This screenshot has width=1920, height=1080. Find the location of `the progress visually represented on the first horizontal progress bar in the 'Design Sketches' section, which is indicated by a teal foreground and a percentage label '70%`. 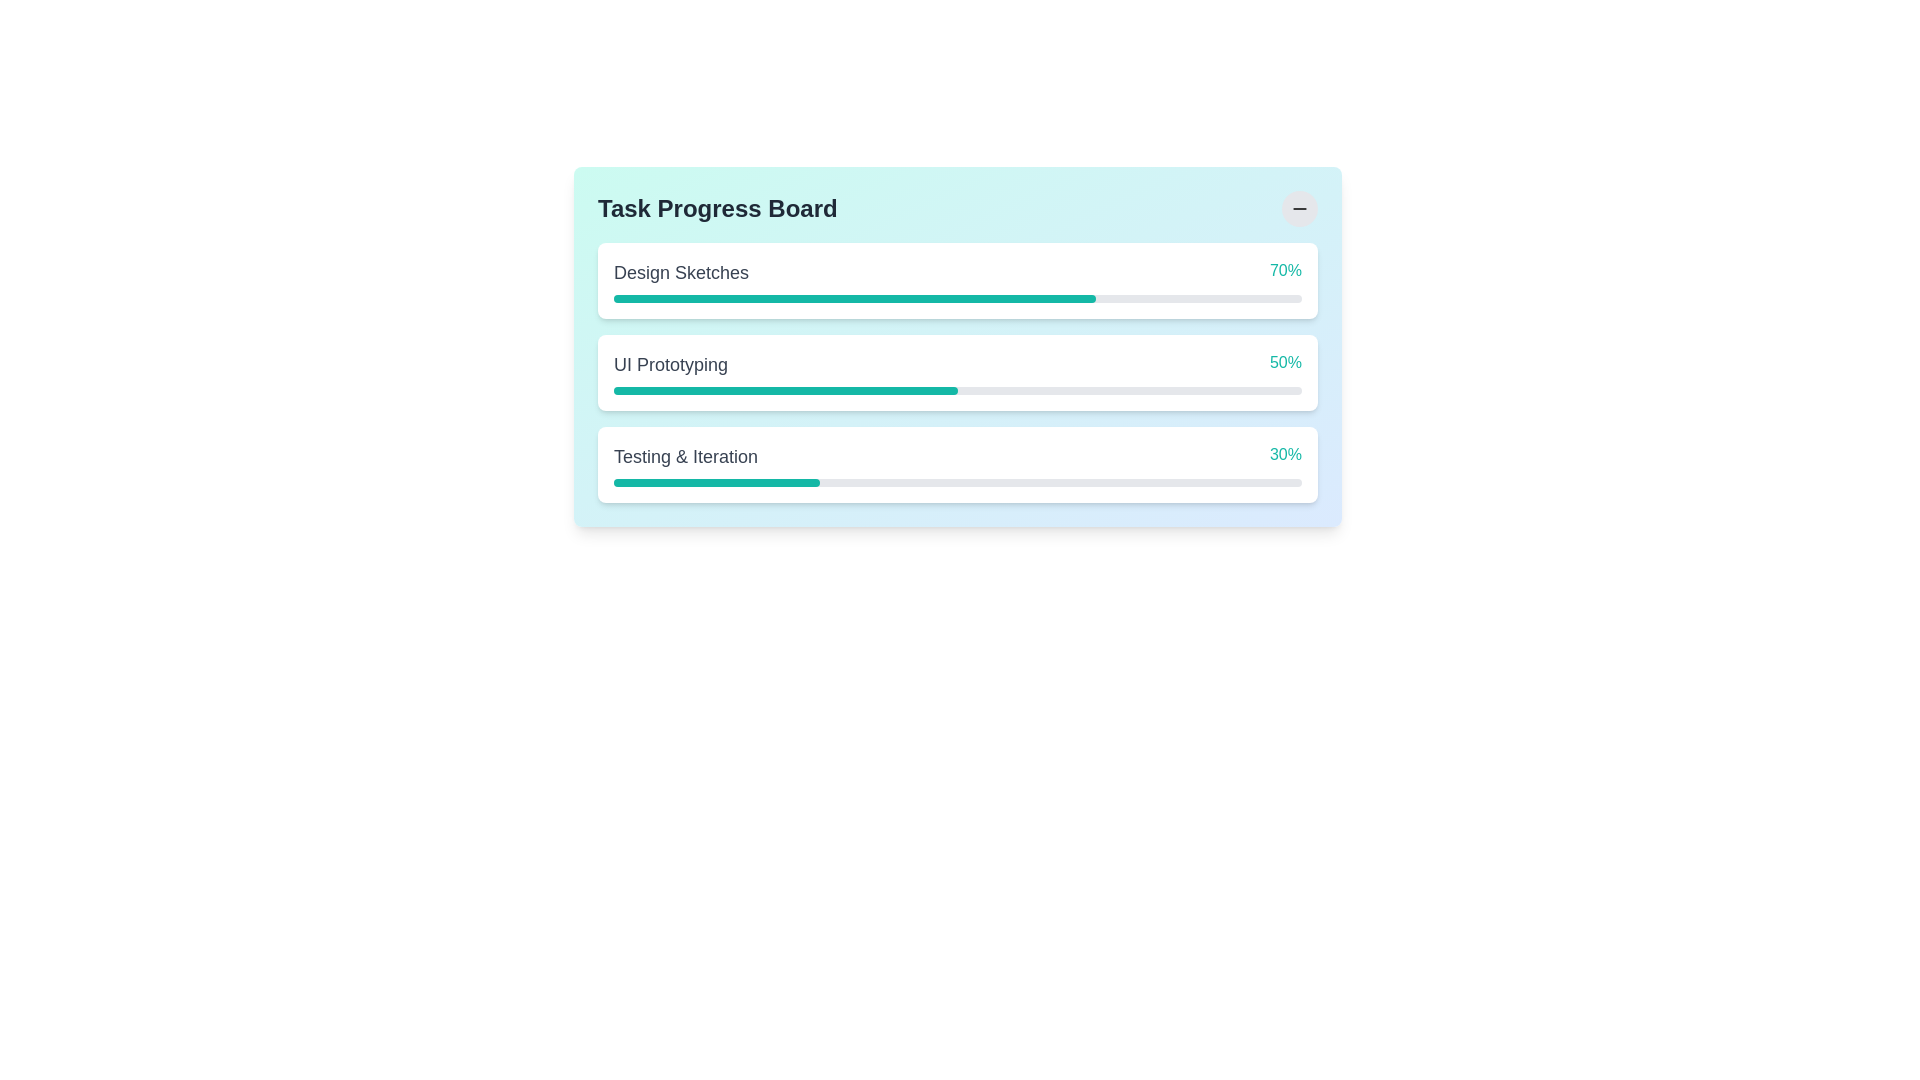

the progress visually represented on the first horizontal progress bar in the 'Design Sketches' section, which is indicated by a teal foreground and a percentage label '70% is located at coordinates (957, 299).